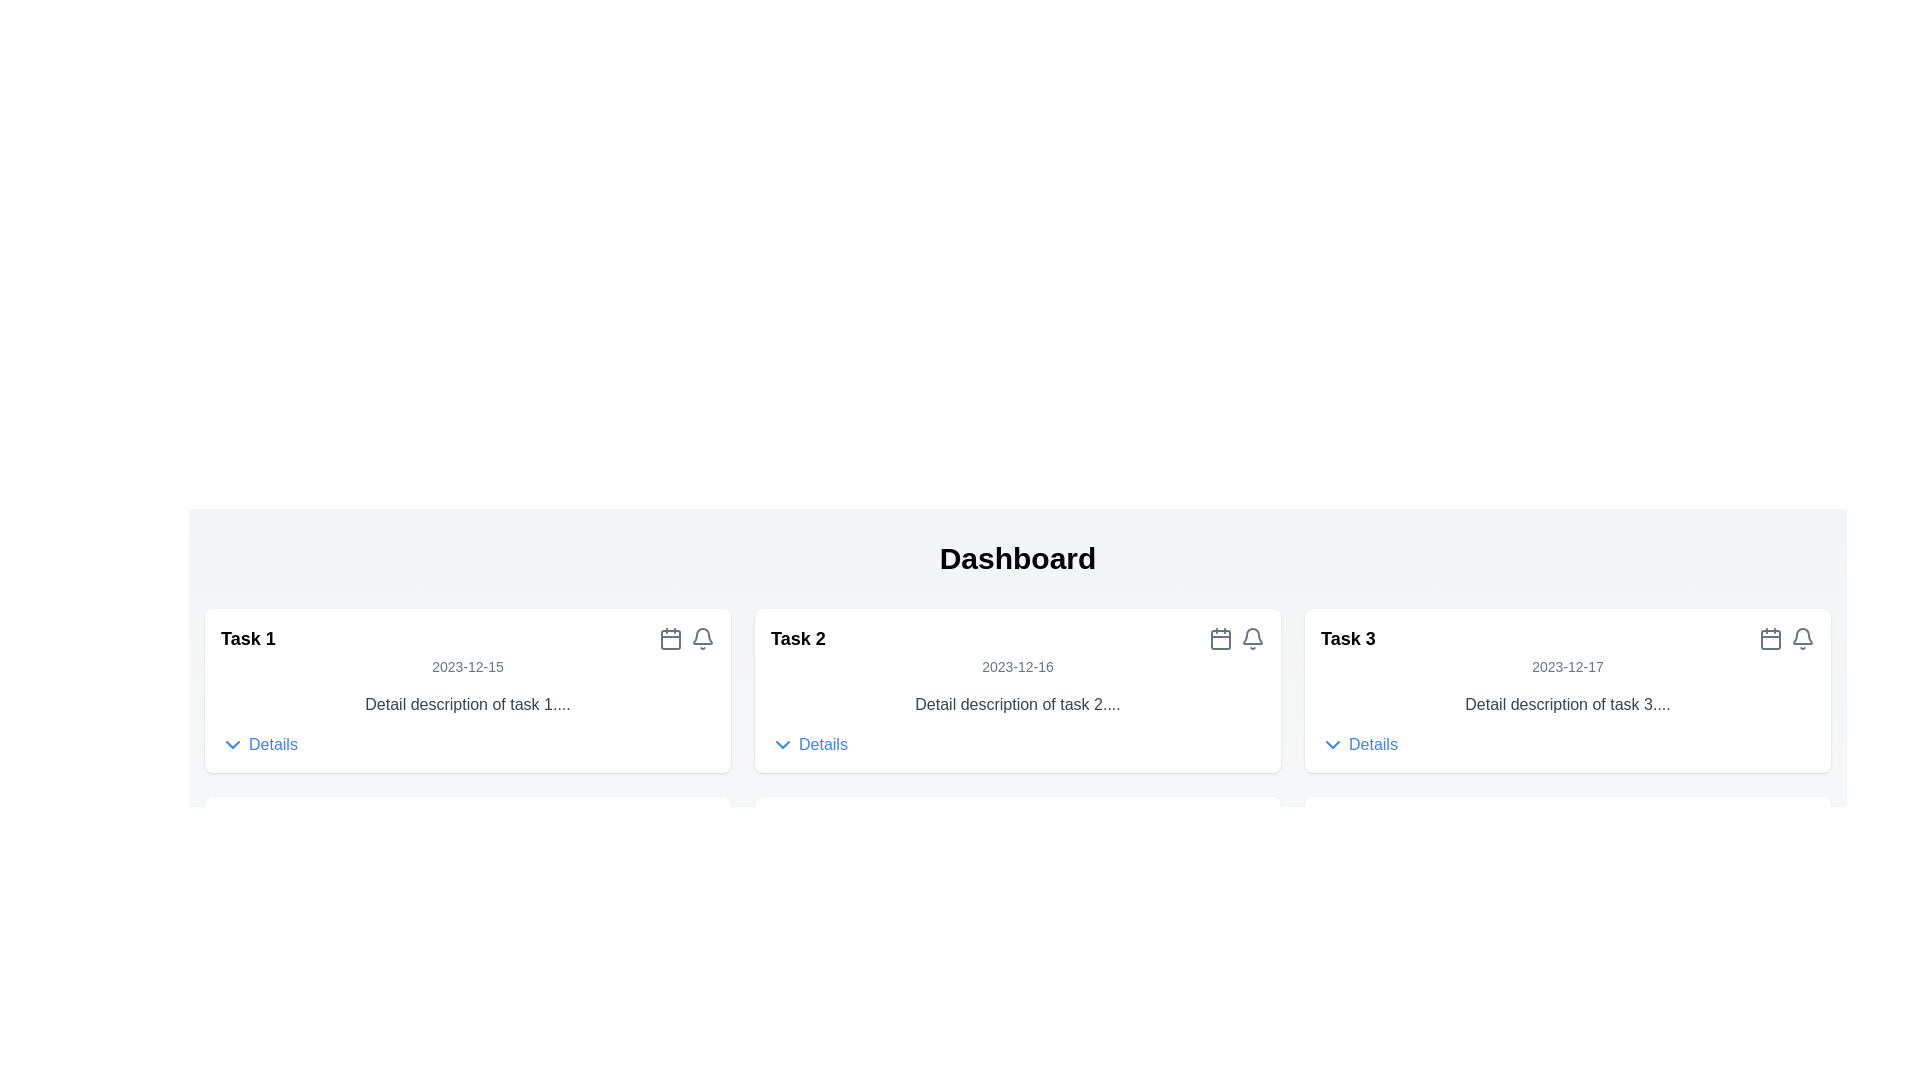 This screenshot has height=1080, width=1920. I want to click on the blue clickable text labeled 'Details' with a left-pointing chevron icon located in the bottom part of the left card under the 'Task 1' section, so click(258, 744).